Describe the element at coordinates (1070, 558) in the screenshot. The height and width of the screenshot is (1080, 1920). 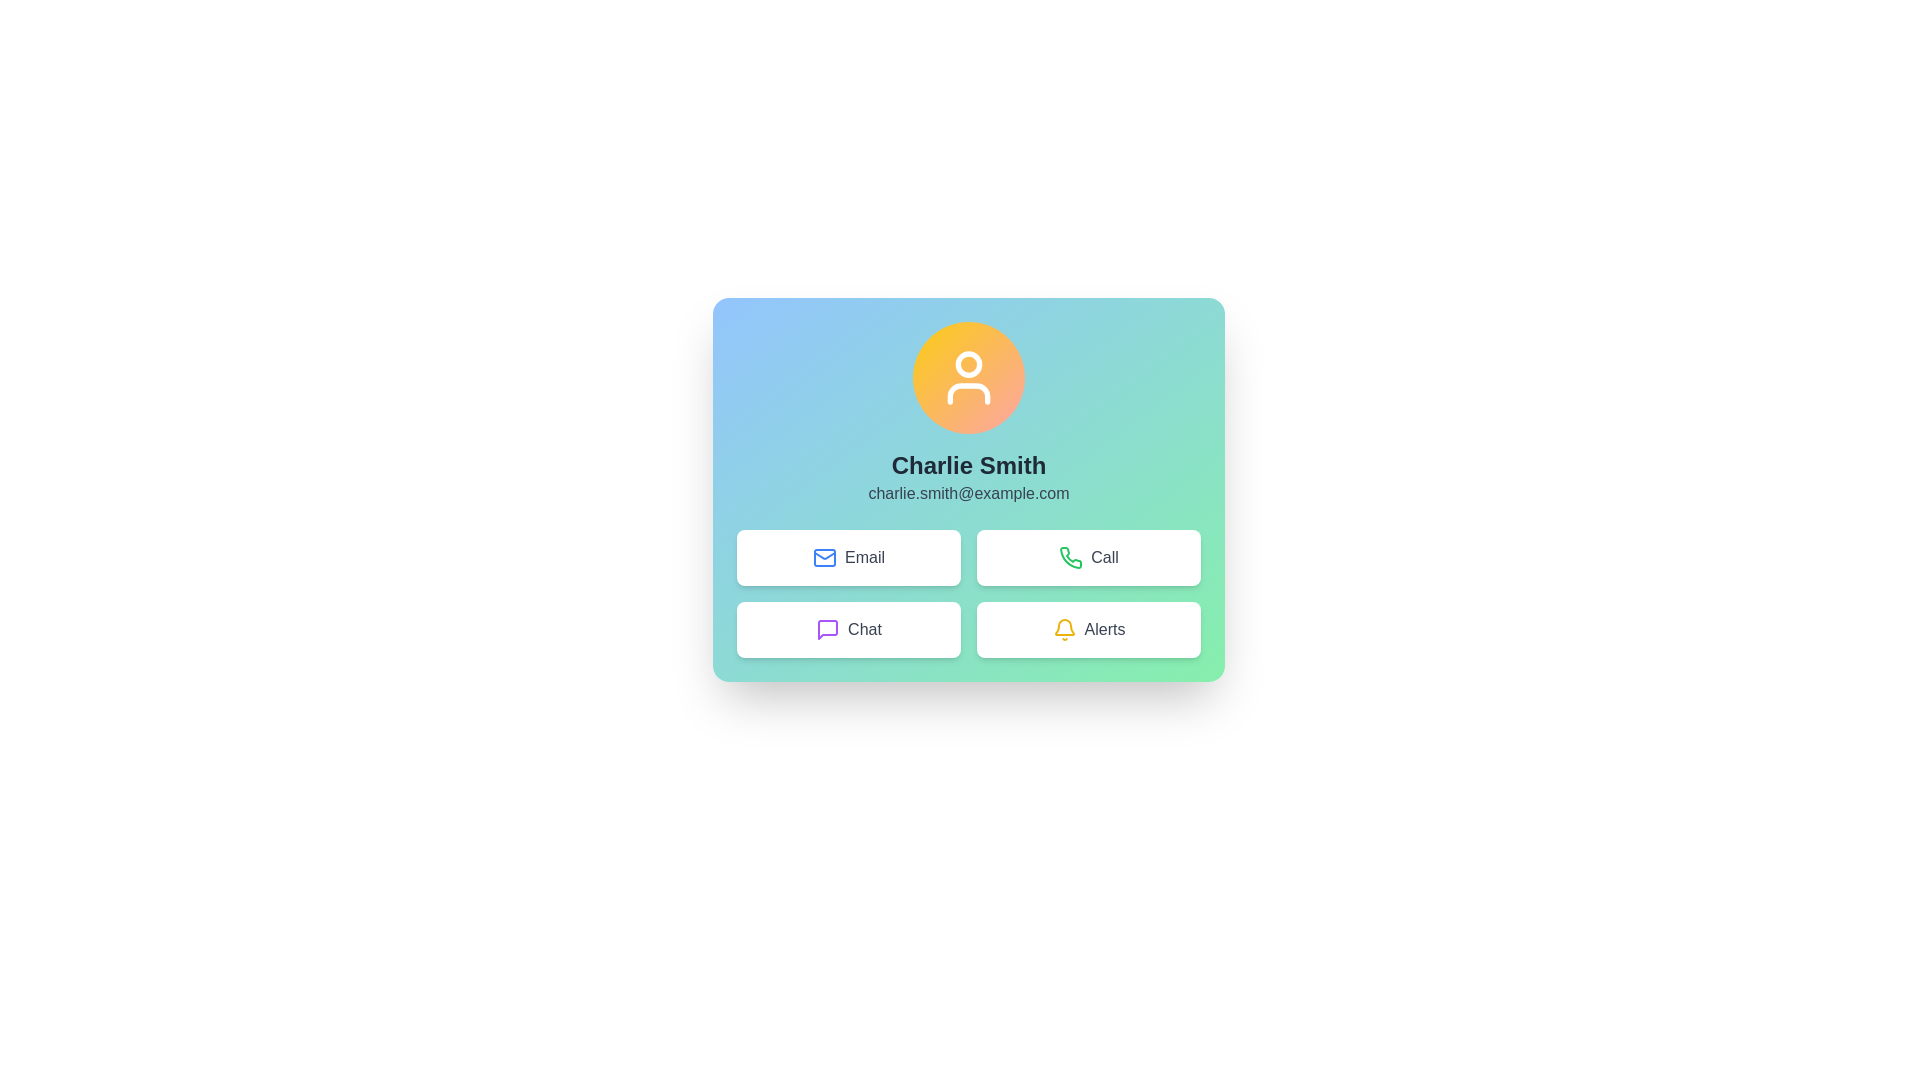
I see `the visual hint of the phone icon which is part of the 'Call' button located in the upper-right corner of the user information section` at that location.